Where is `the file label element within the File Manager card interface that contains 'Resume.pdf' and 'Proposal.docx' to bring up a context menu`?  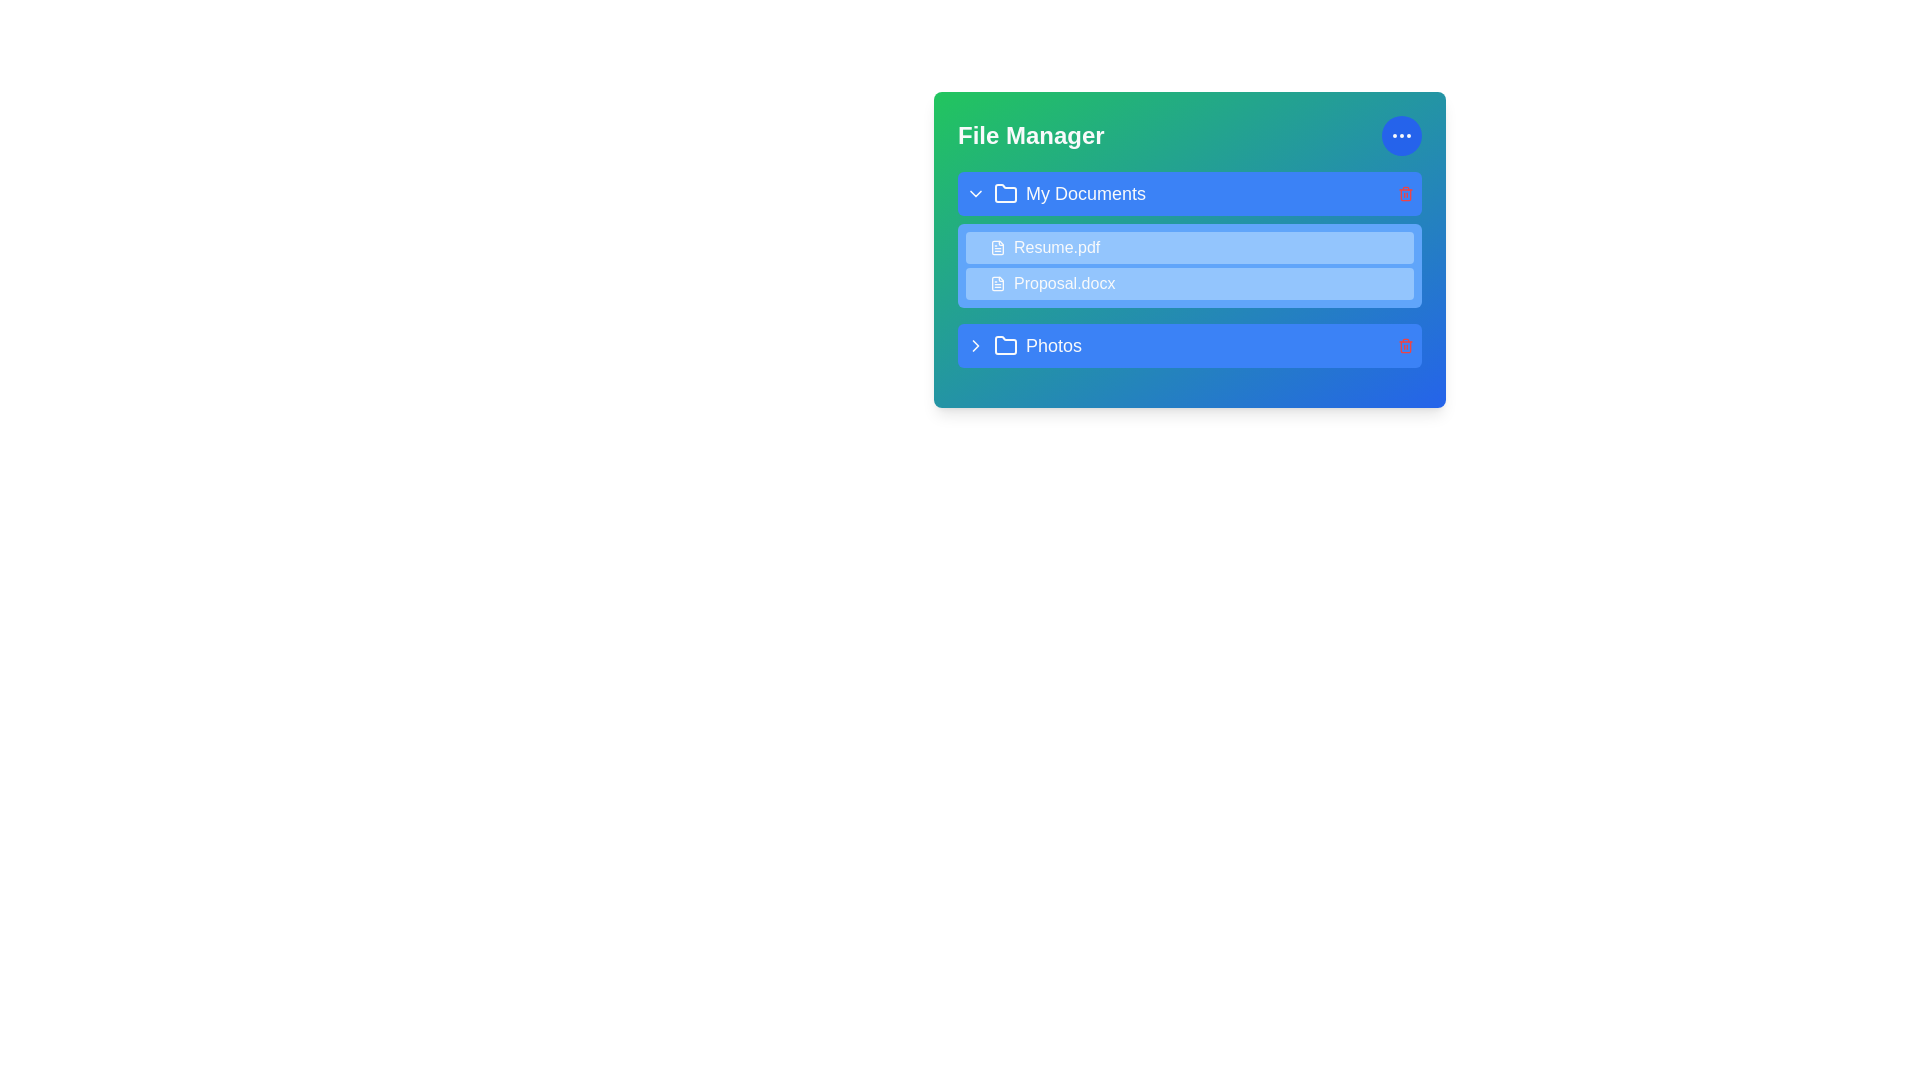
the file label element within the File Manager card interface that contains 'Resume.pdf' and 'Proposal.docx' to bring up a context menu is located at coordinates (1190, 270).